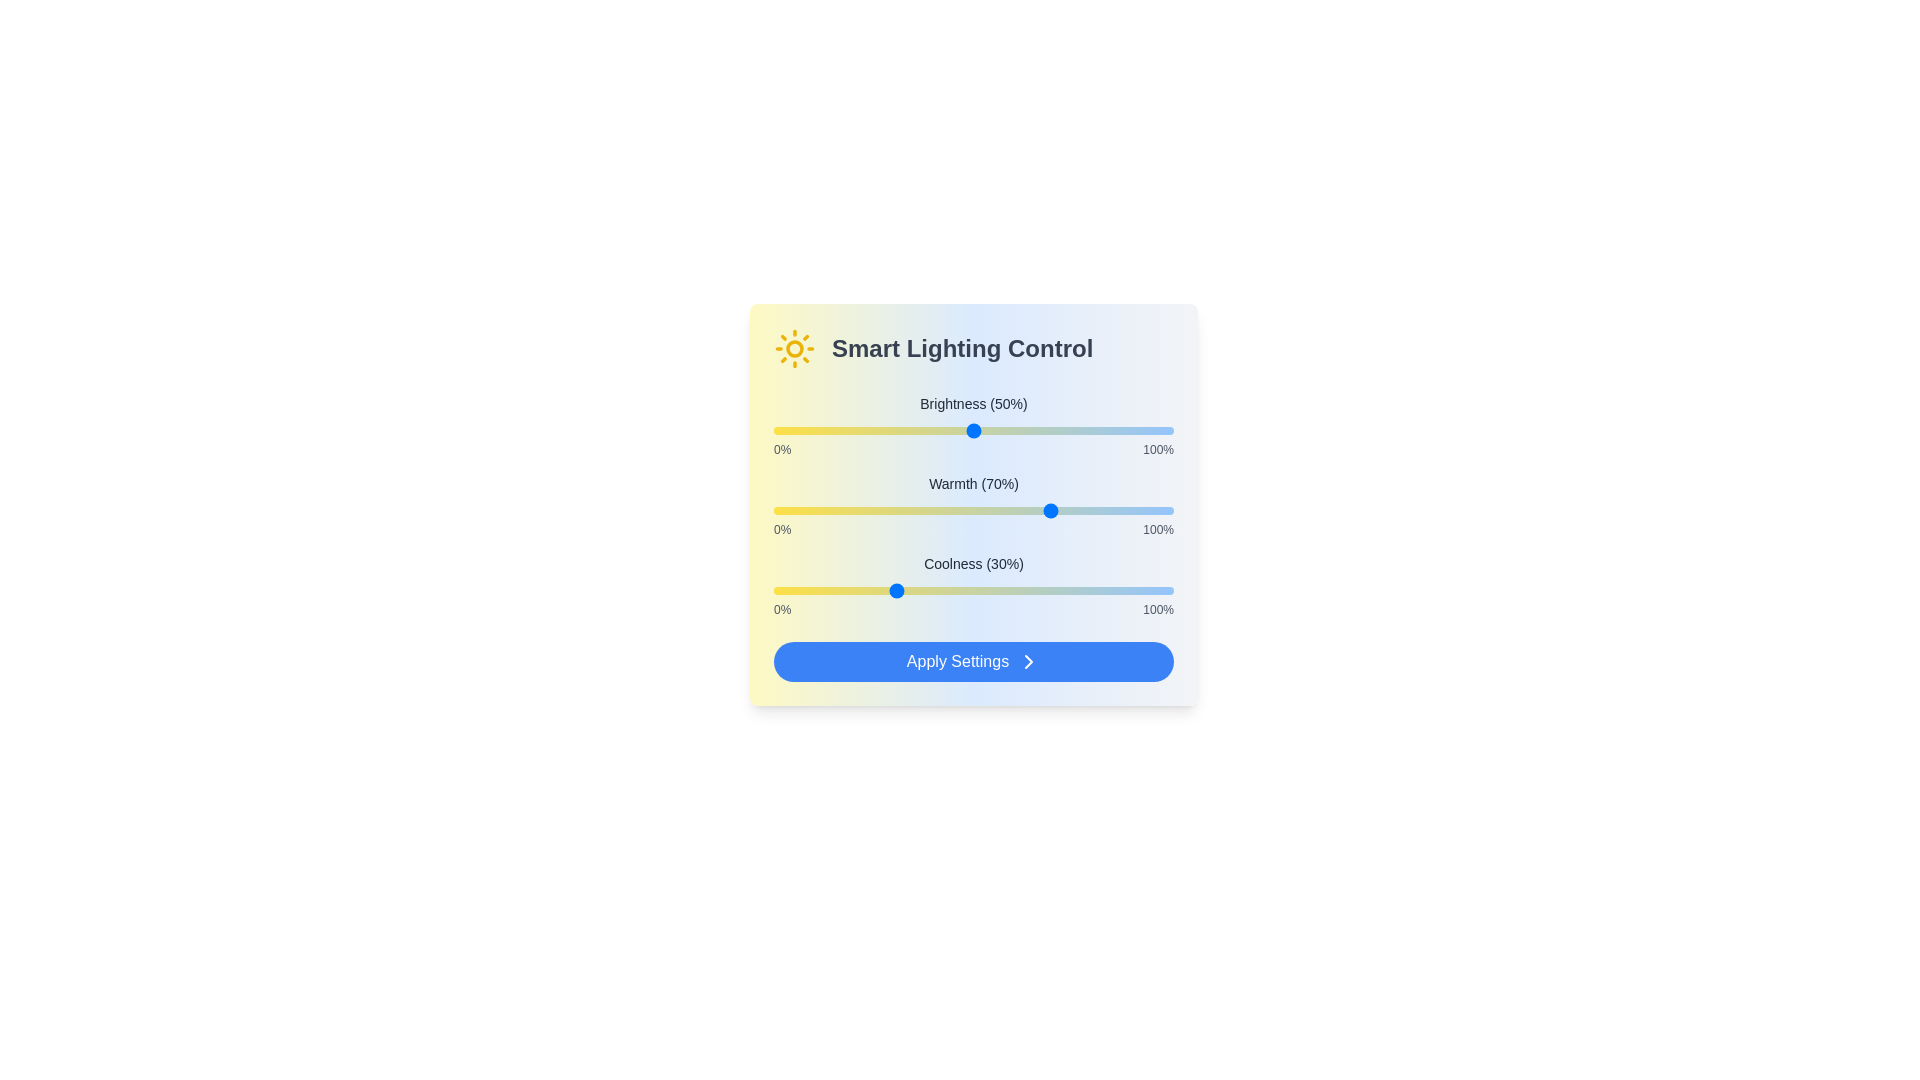  What do you see at coordinates (1166, 509) in the screenshot?
I see `the Warmth slider to 98%` at bounding box center [1166, 509].